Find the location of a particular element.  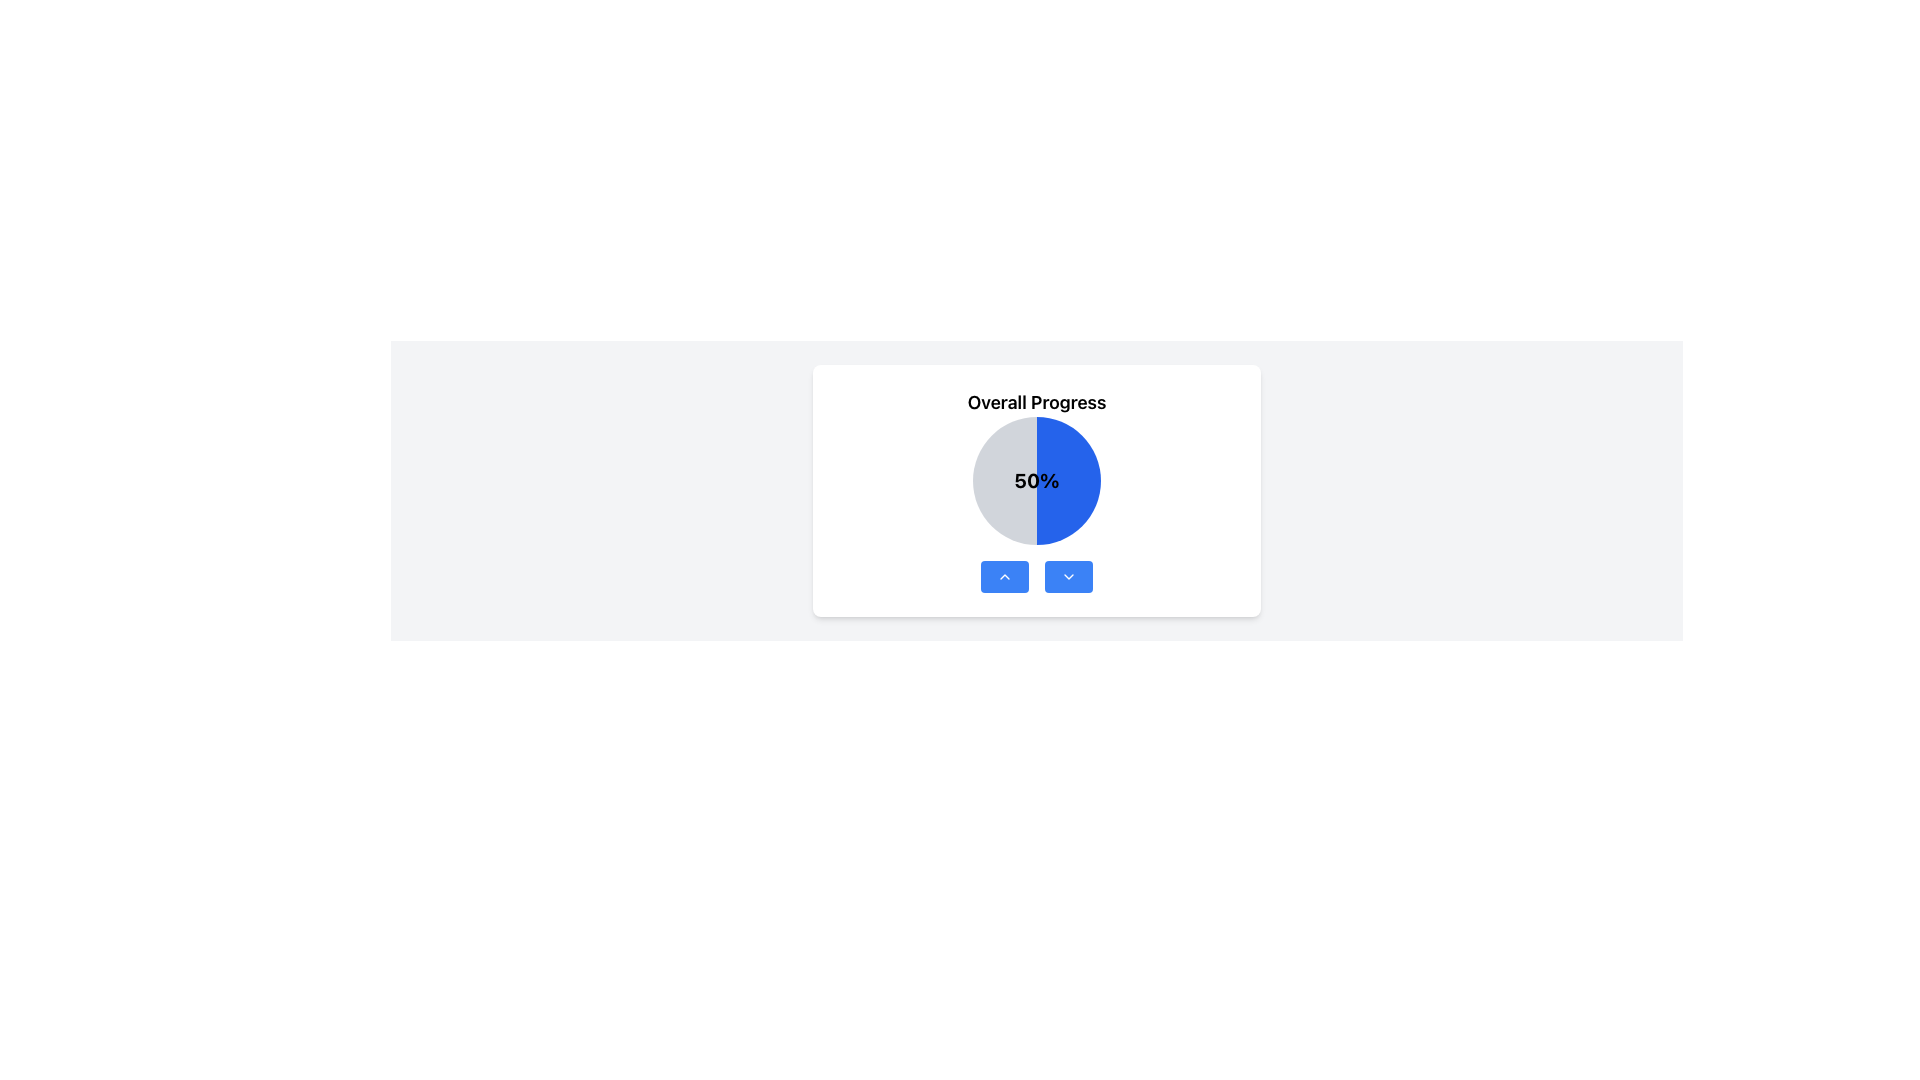

the downward-facing chevron icon with a blue stroke on a solid blue background, located at the center bottom of the white panel, to trigger tooltip or highlight effects is located at coordinates (1068, 577).